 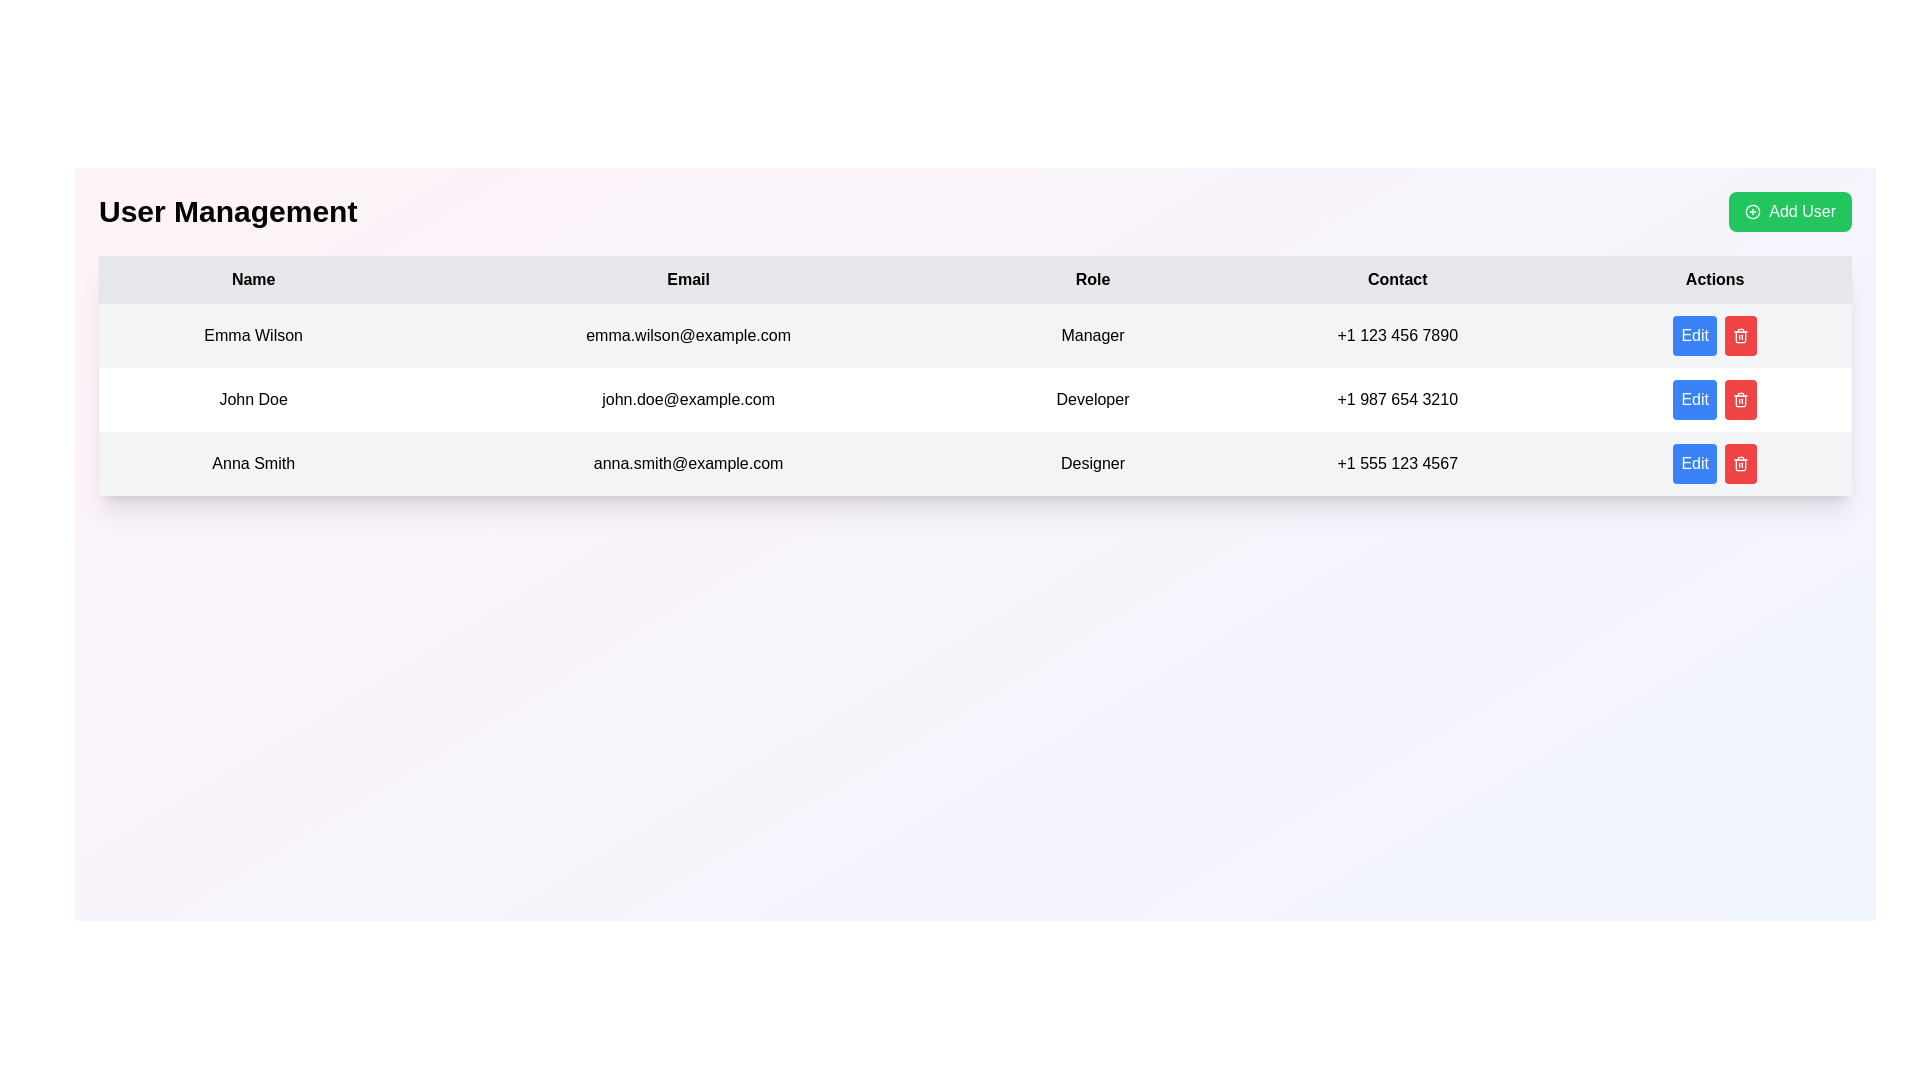 I want to click on the text label displaying 'John Doe' in the user management system, located in the 'Name' column of the second row, so click(x=252, y=400).